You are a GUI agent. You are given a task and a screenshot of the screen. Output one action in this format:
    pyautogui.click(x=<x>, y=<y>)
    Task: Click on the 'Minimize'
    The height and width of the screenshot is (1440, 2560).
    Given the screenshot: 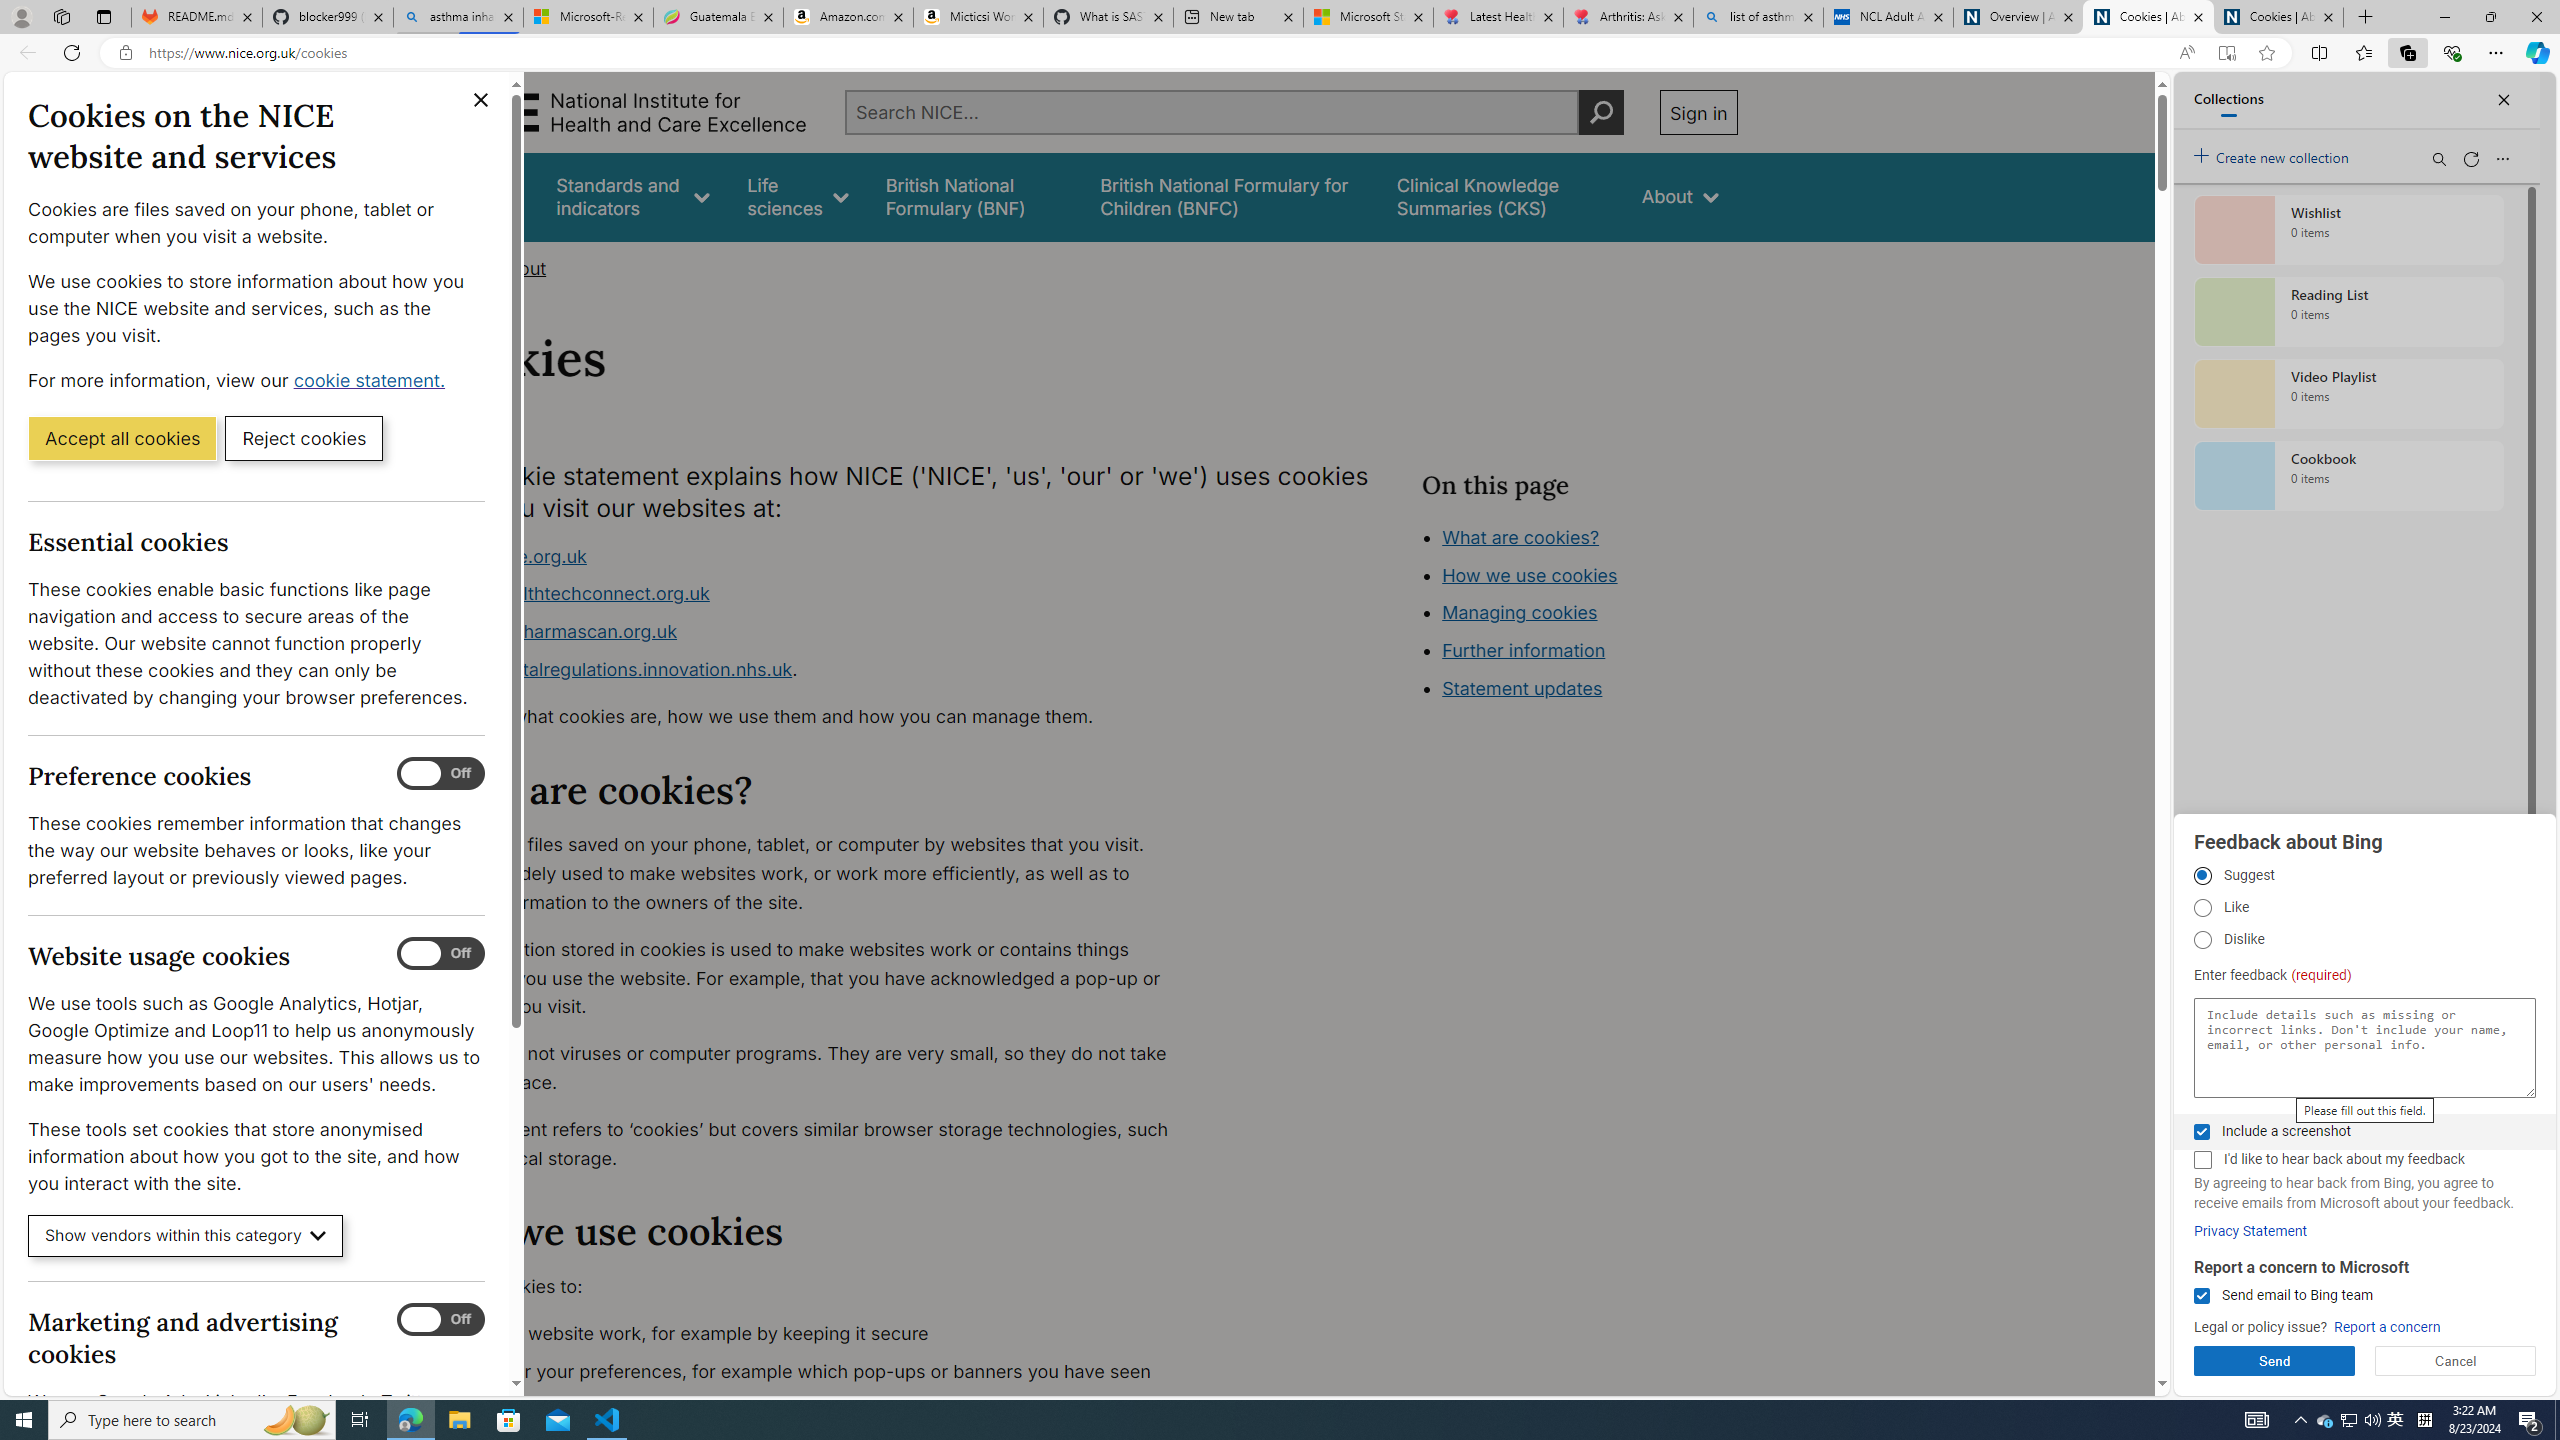 What is the action you would take?
    pyautogui.click(x=2443, y=16)
    